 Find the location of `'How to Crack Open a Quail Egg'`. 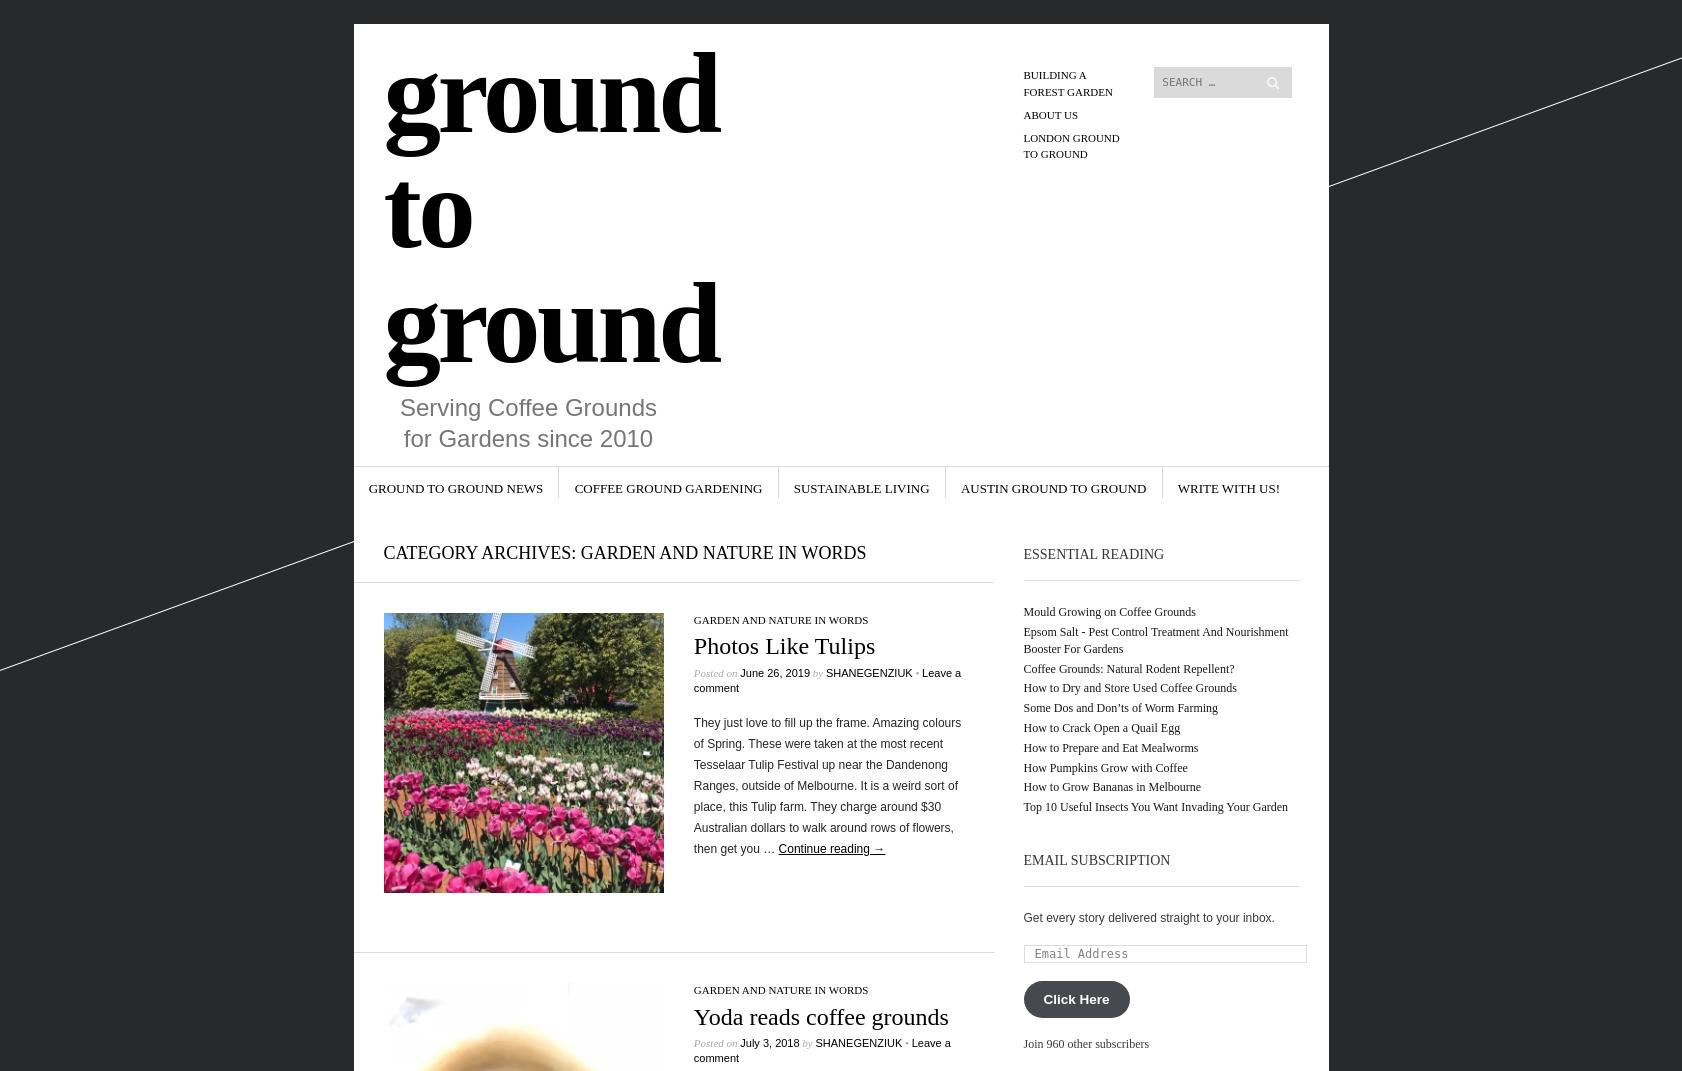

'How to Crack Open a Quail Egg' is located at coordinates (1100, 727).